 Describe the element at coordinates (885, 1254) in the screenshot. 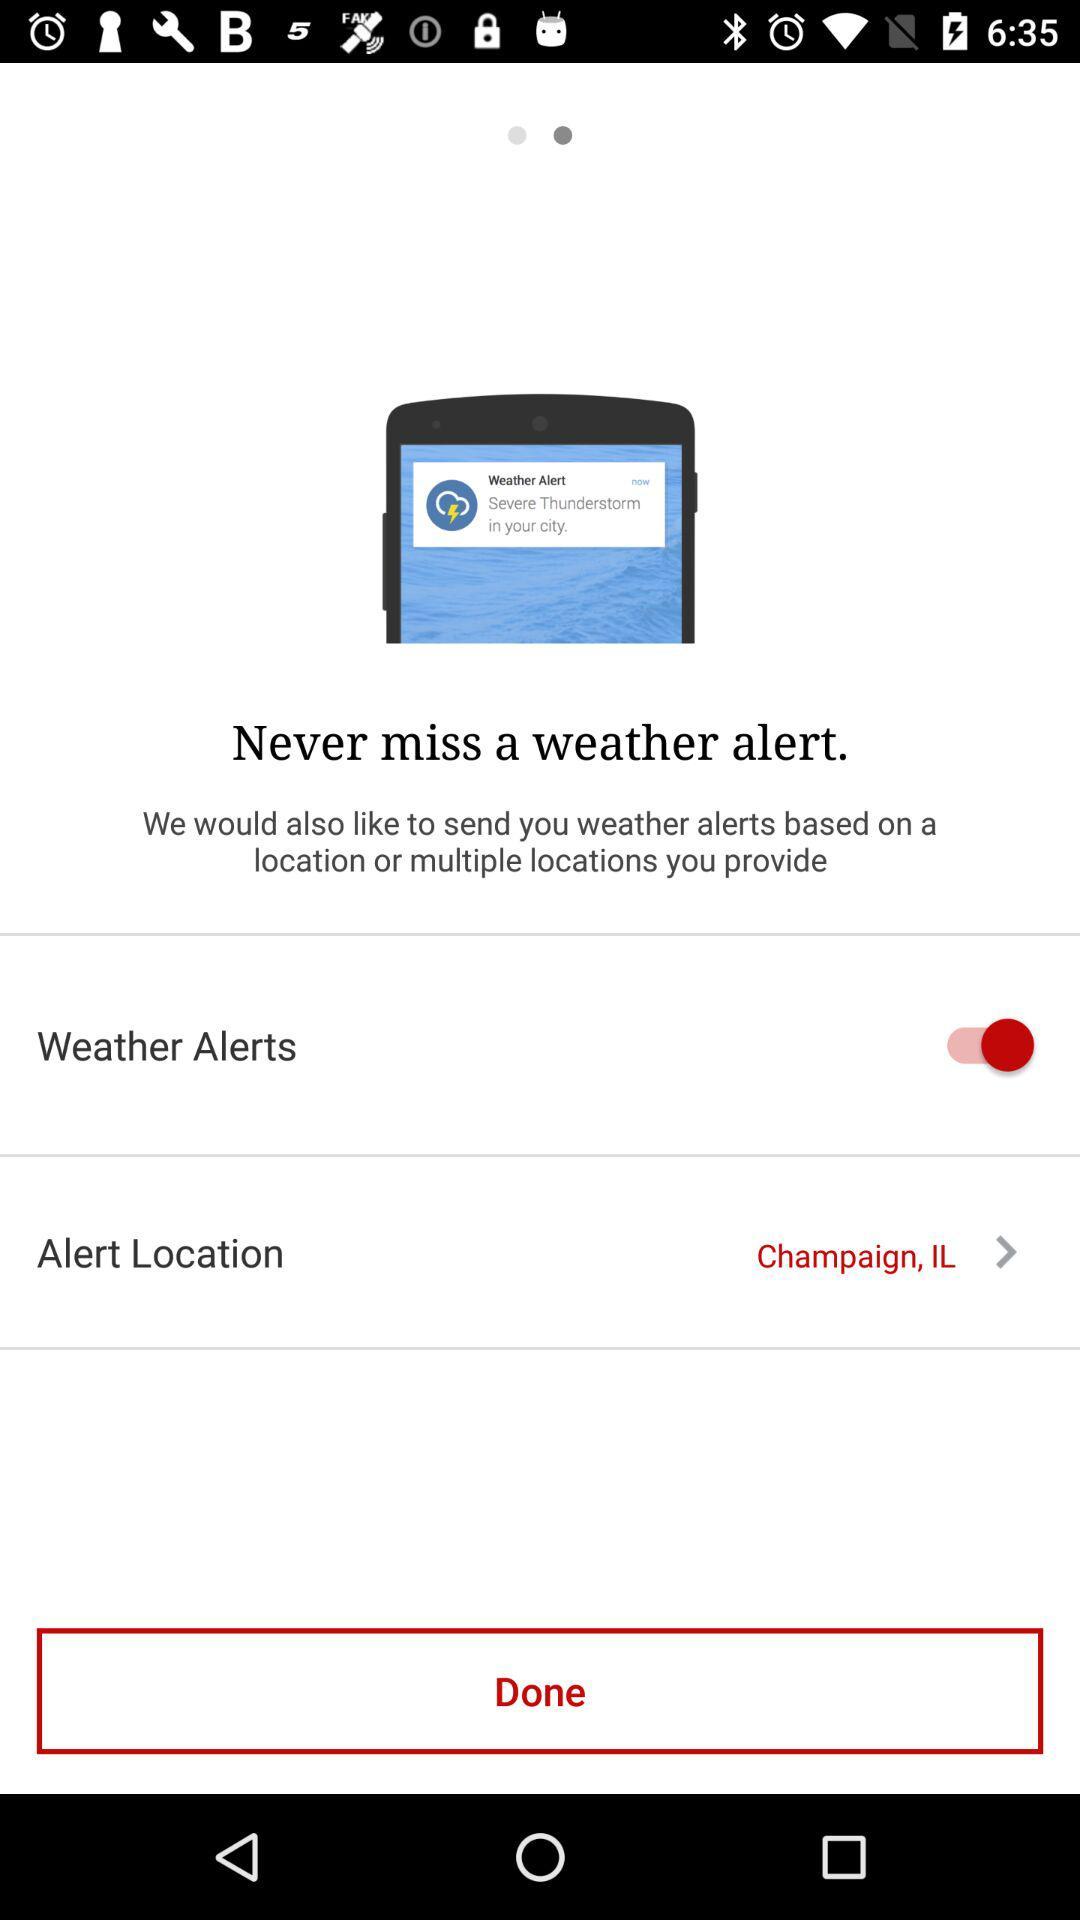

I see `the item to the right of alert location` at that location.